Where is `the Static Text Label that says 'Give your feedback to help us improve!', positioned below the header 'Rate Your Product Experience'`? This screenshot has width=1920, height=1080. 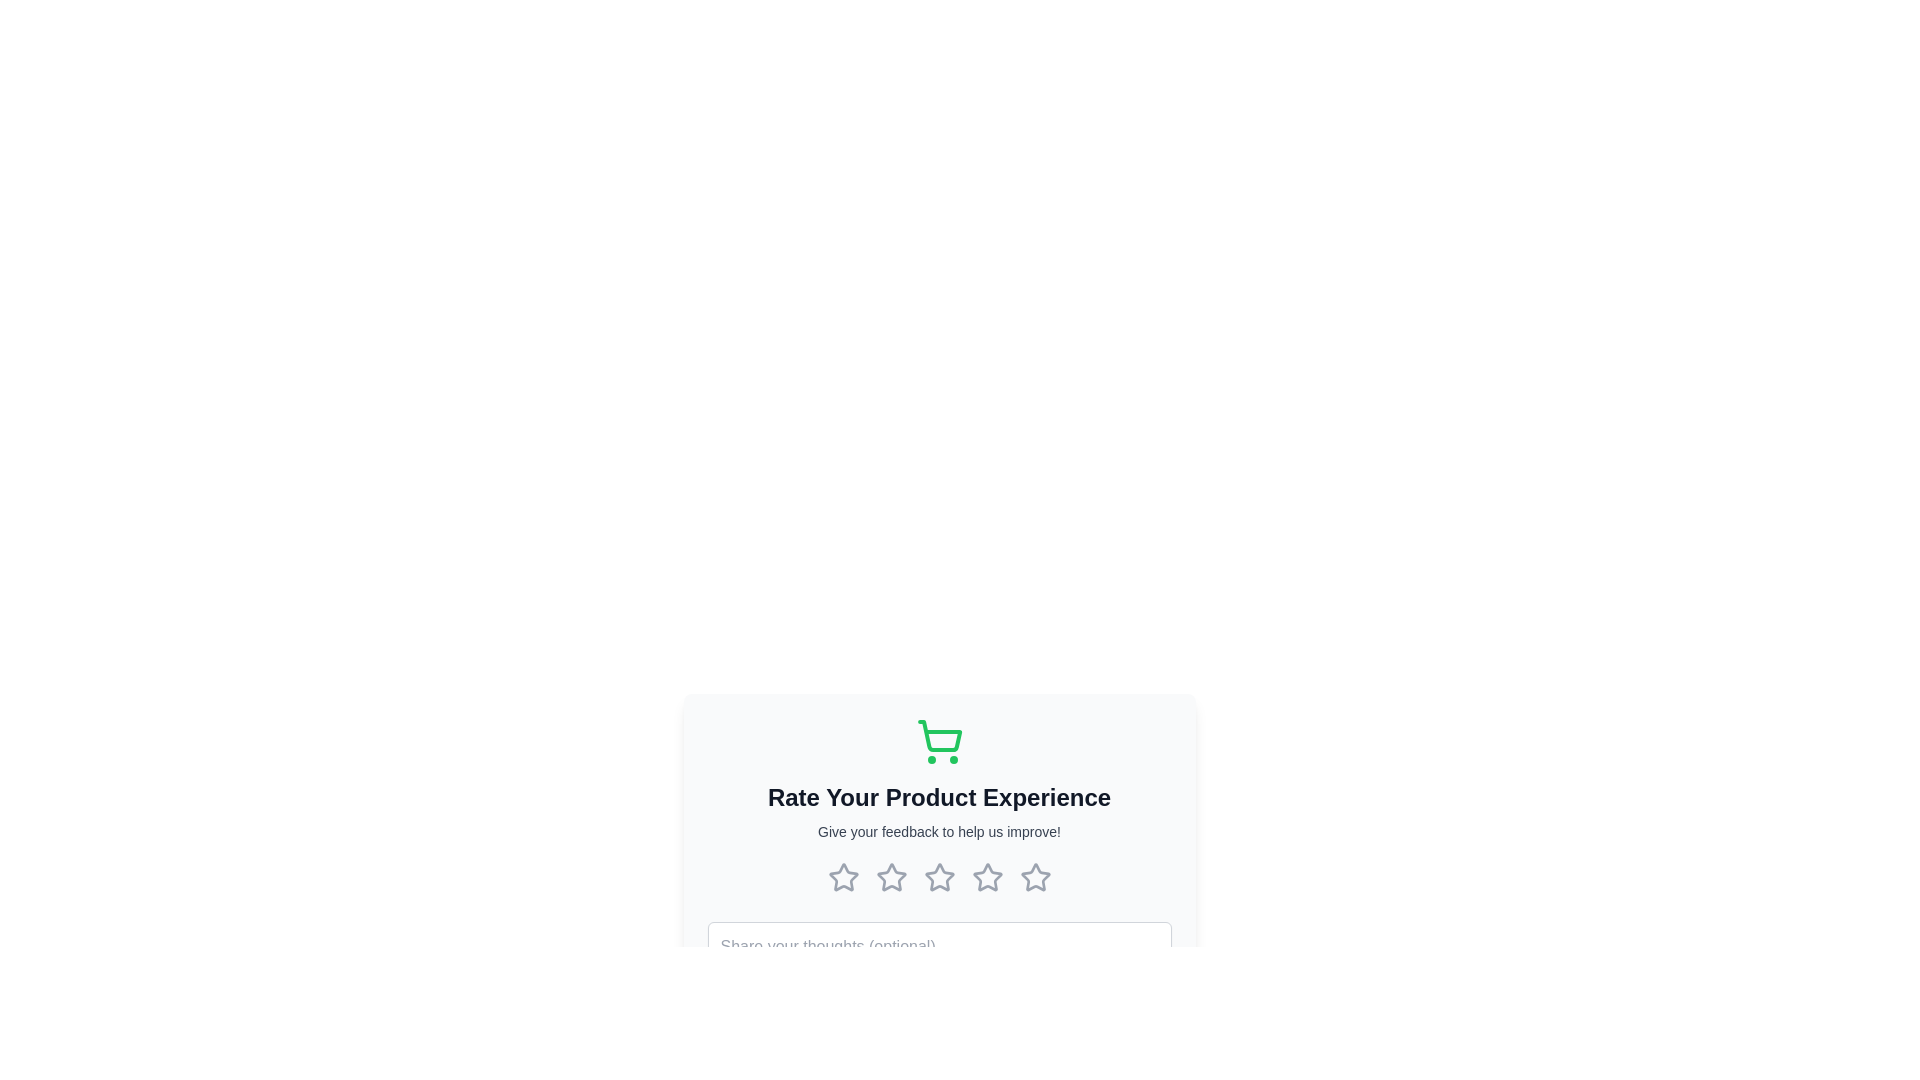 the Static Text Label that says 'Give your feedback to help us improve!', positioned below the header 'Rate Your Product Experience' is located at coordinates (938, 832).